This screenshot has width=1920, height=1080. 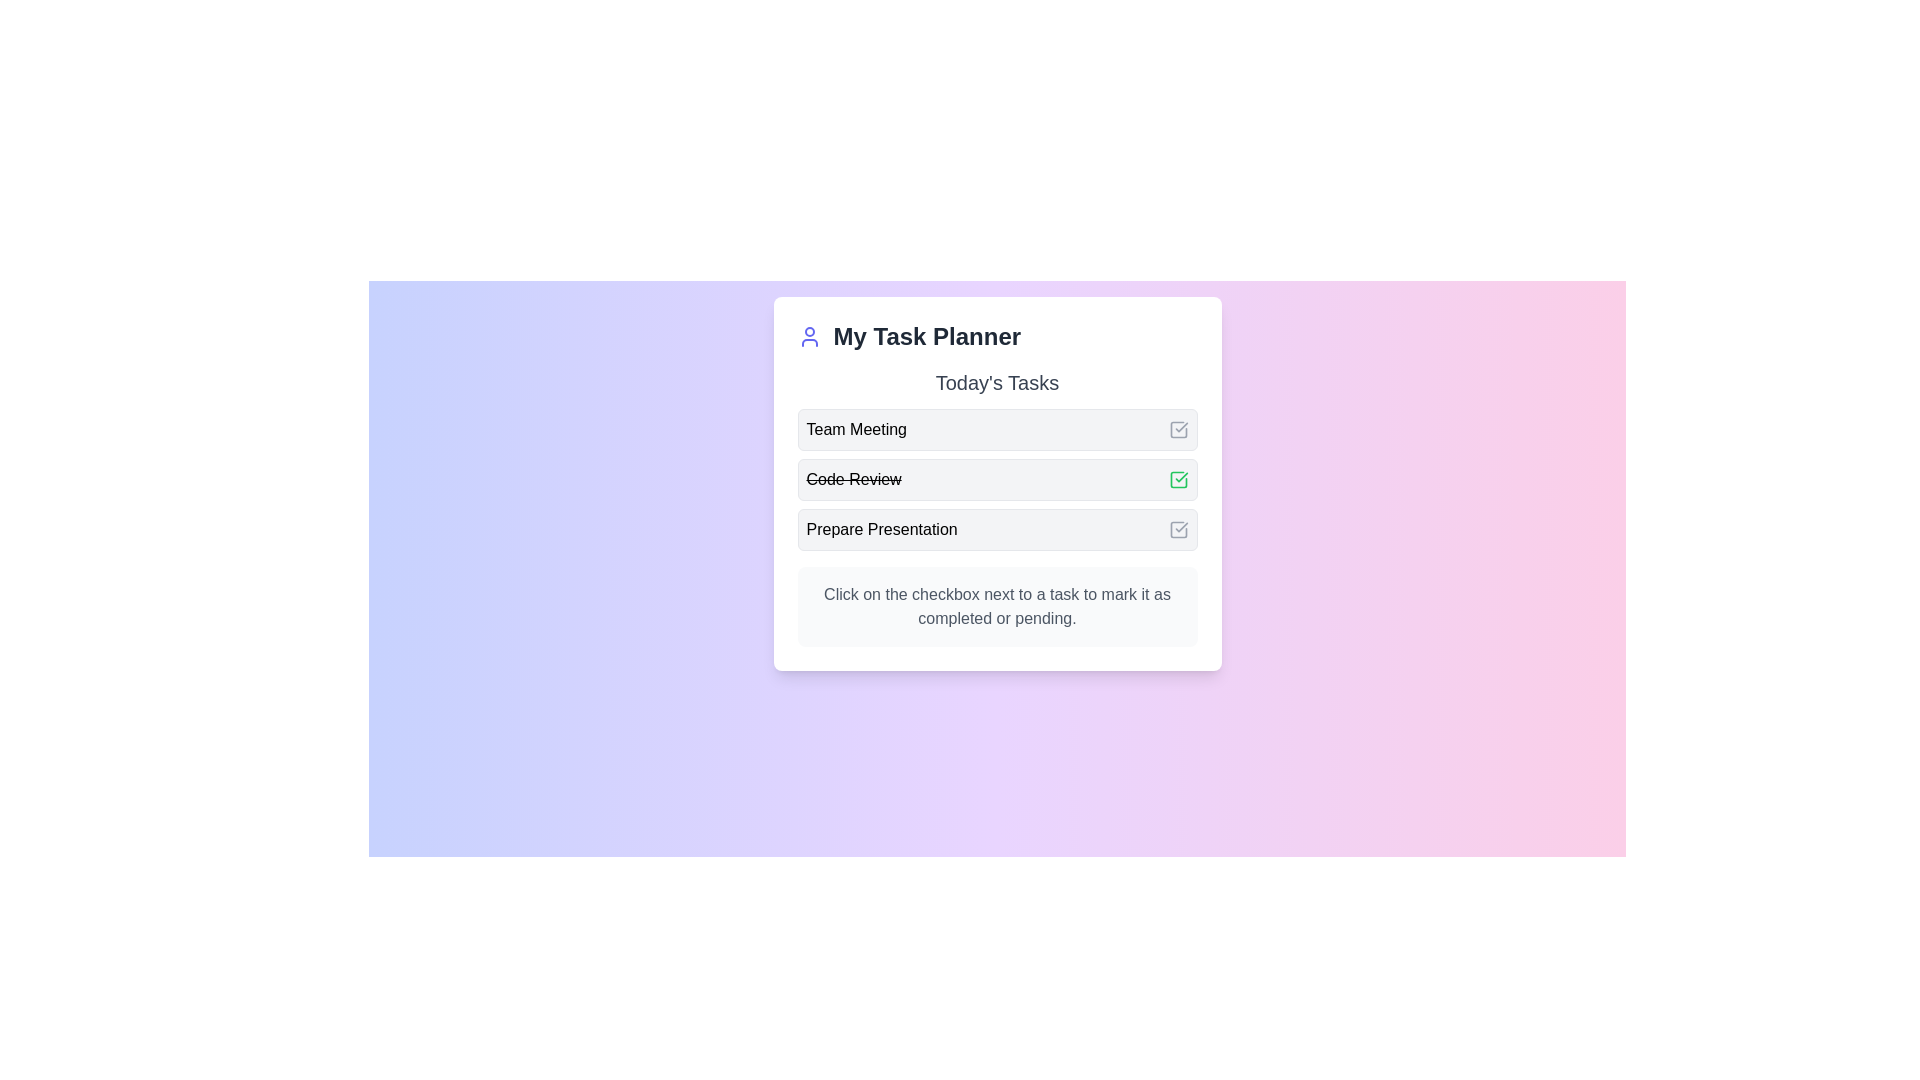 What do you see at coordinates (926, 335) in the screenshot?
I see `the text label that serves as a title or heading for the task planner section, located in the header of a card-like UI section, adjacent to the left of a user icon` at bounding box center [926, 335].